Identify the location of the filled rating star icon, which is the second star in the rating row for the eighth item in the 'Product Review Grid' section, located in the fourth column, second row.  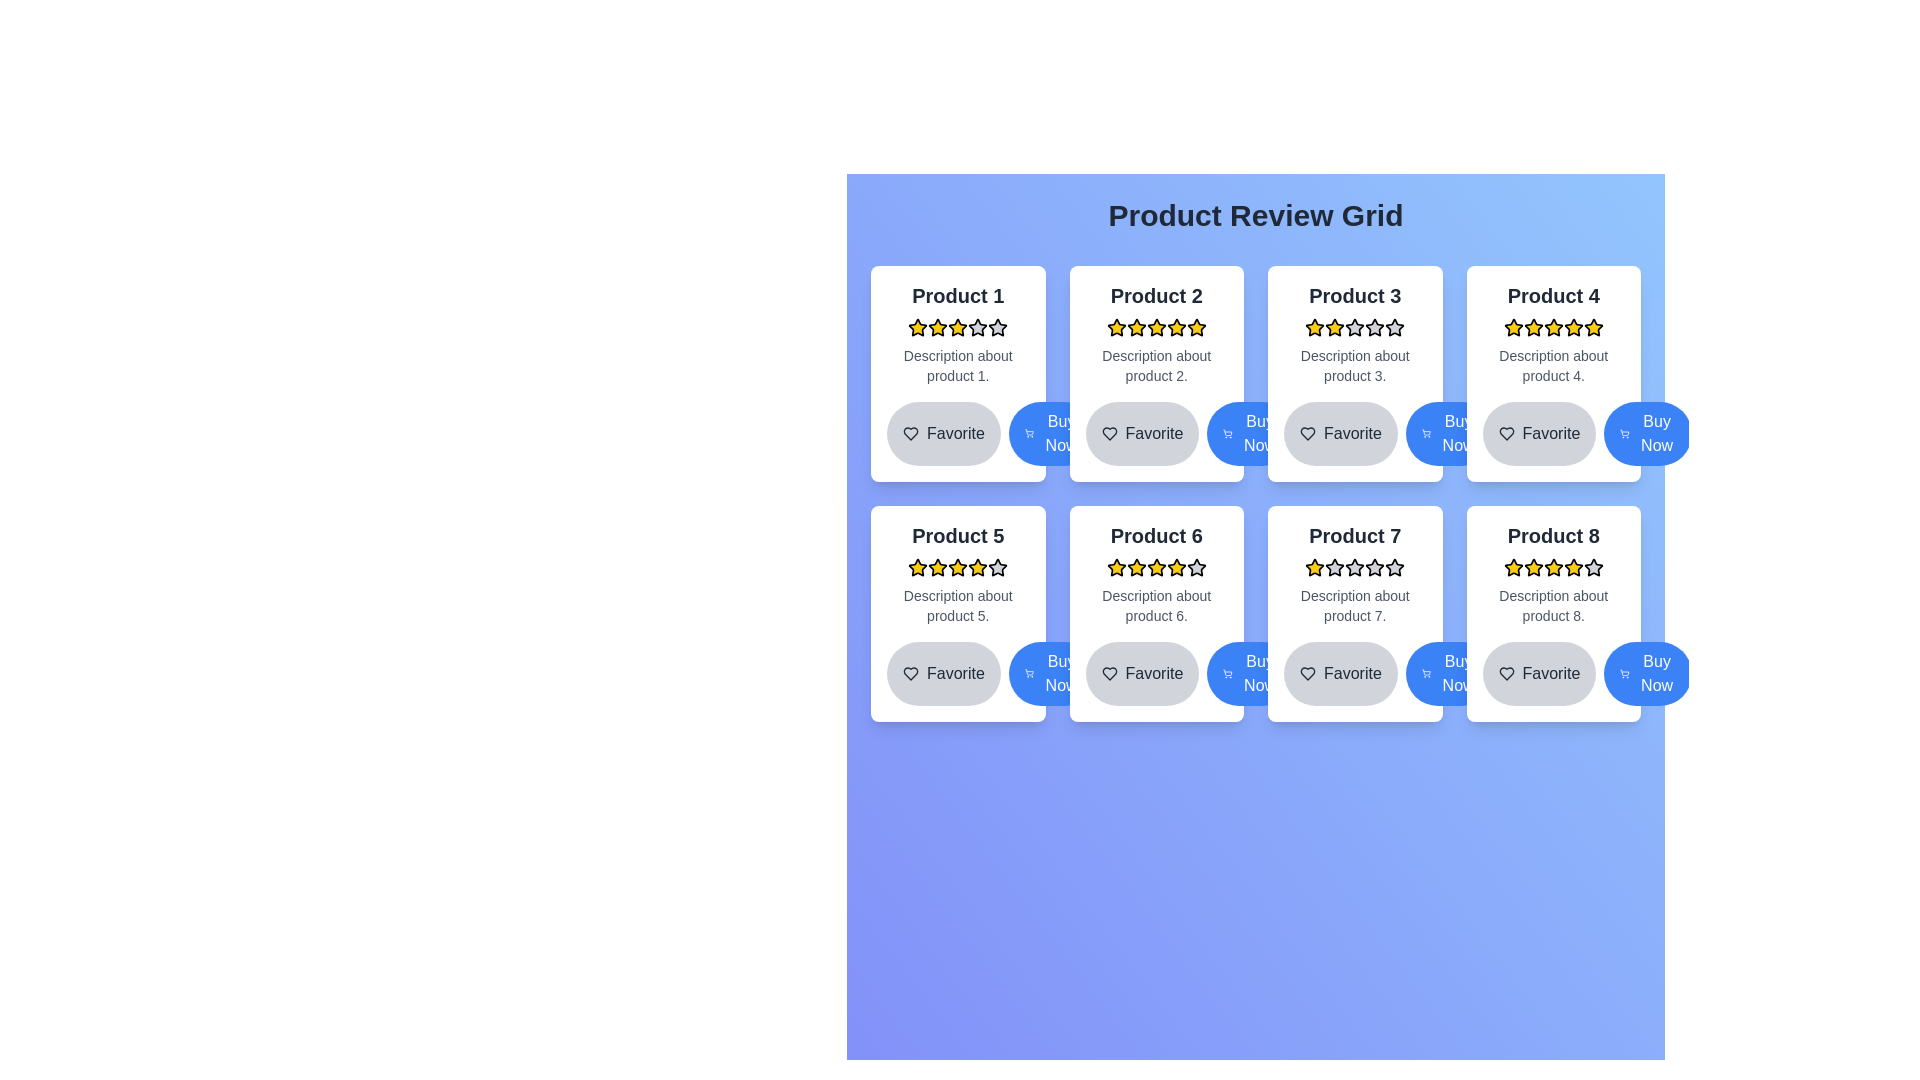
(1532, 567).